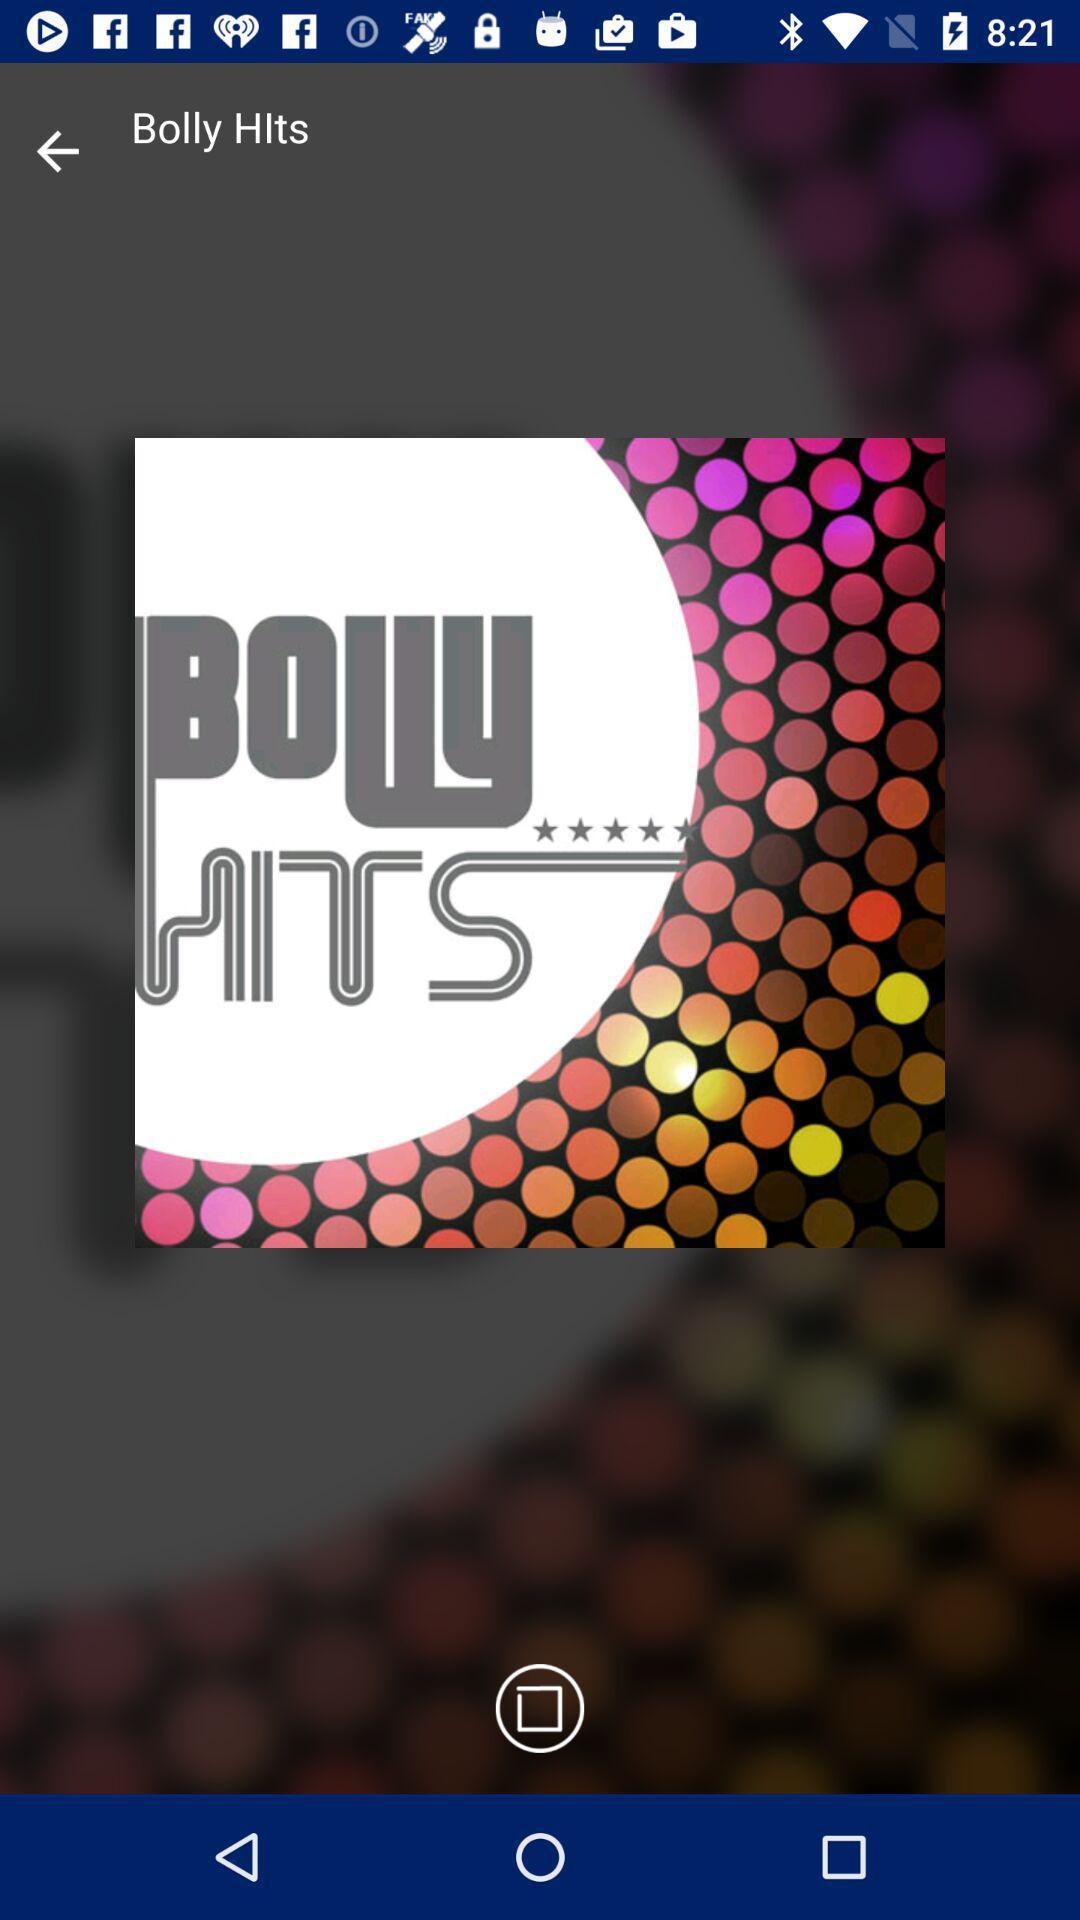 Image resolution: width=1080 pixels, height=1920 pixels. Describe the element at coordinates (56, 150) in the screenshot. I see `the arrow_backward icon` at that location.